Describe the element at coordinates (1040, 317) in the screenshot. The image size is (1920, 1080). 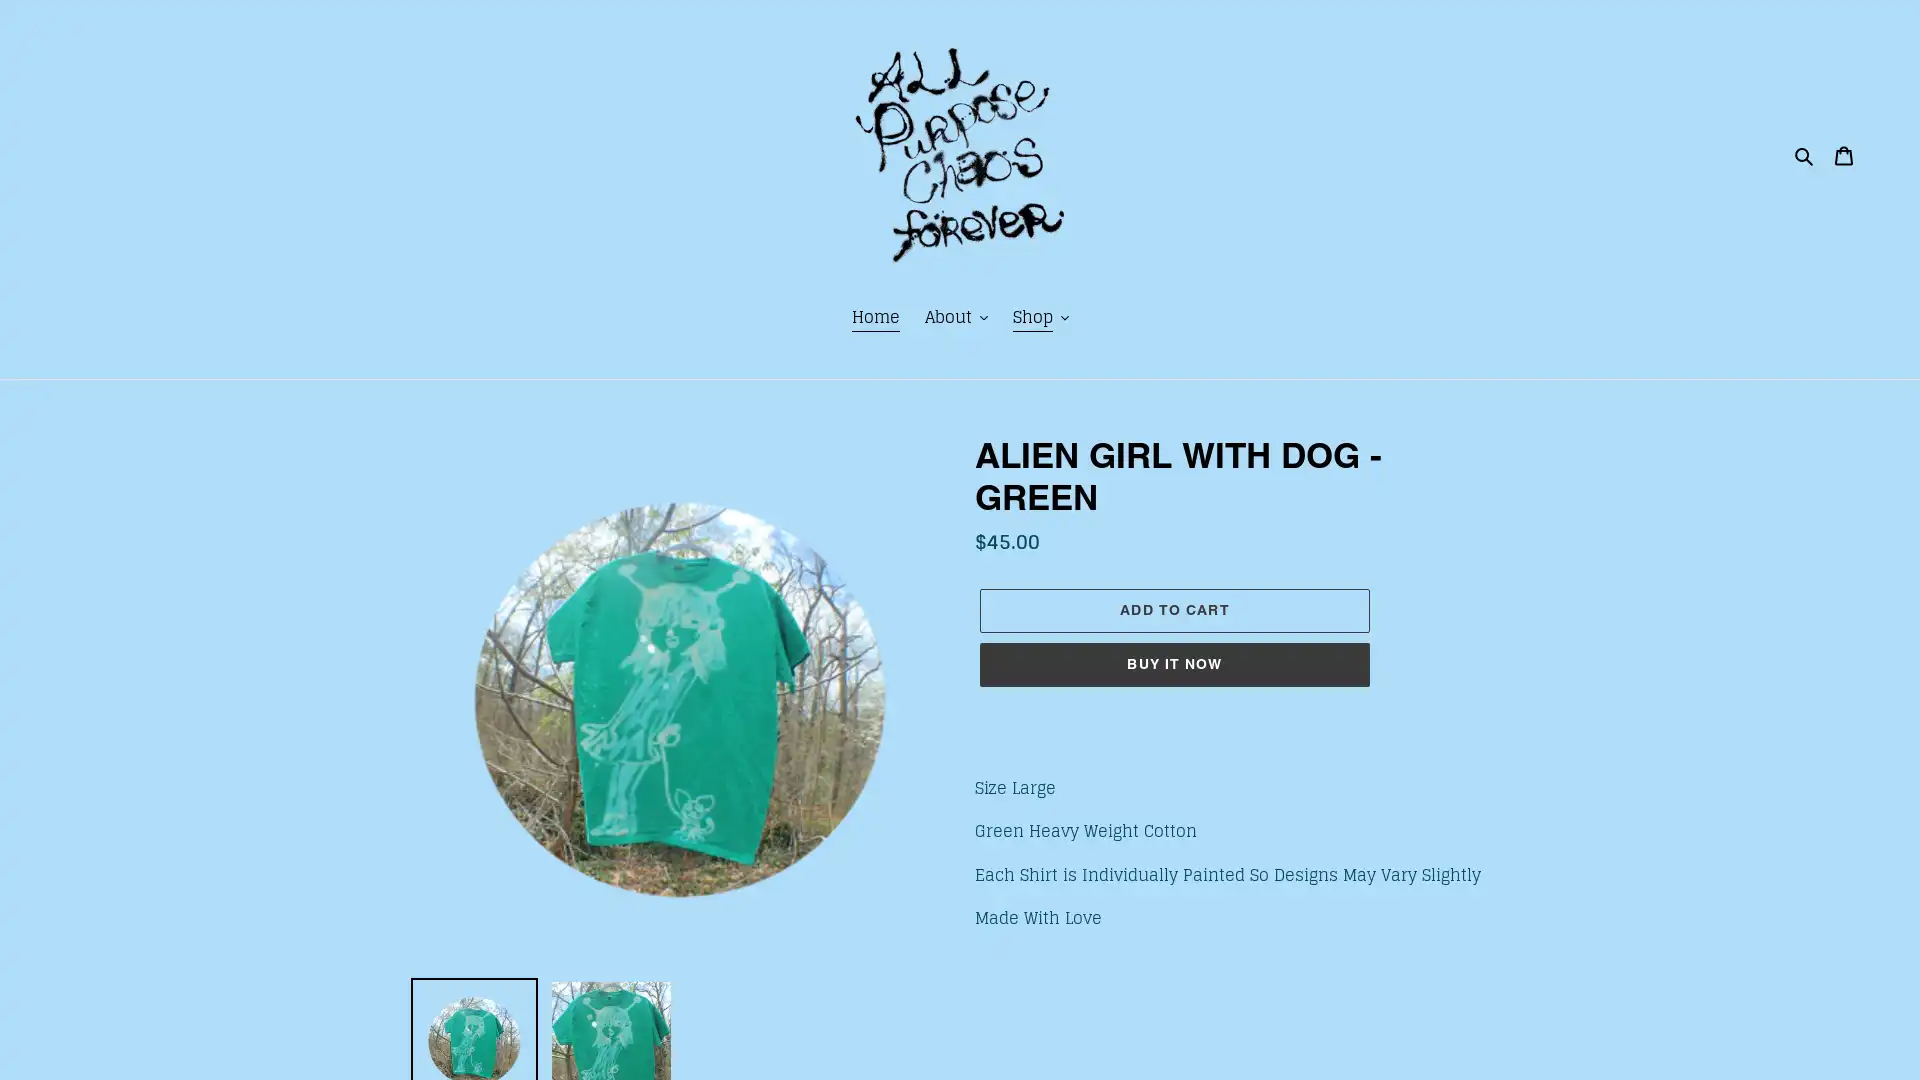
I see `Shop` at that location.